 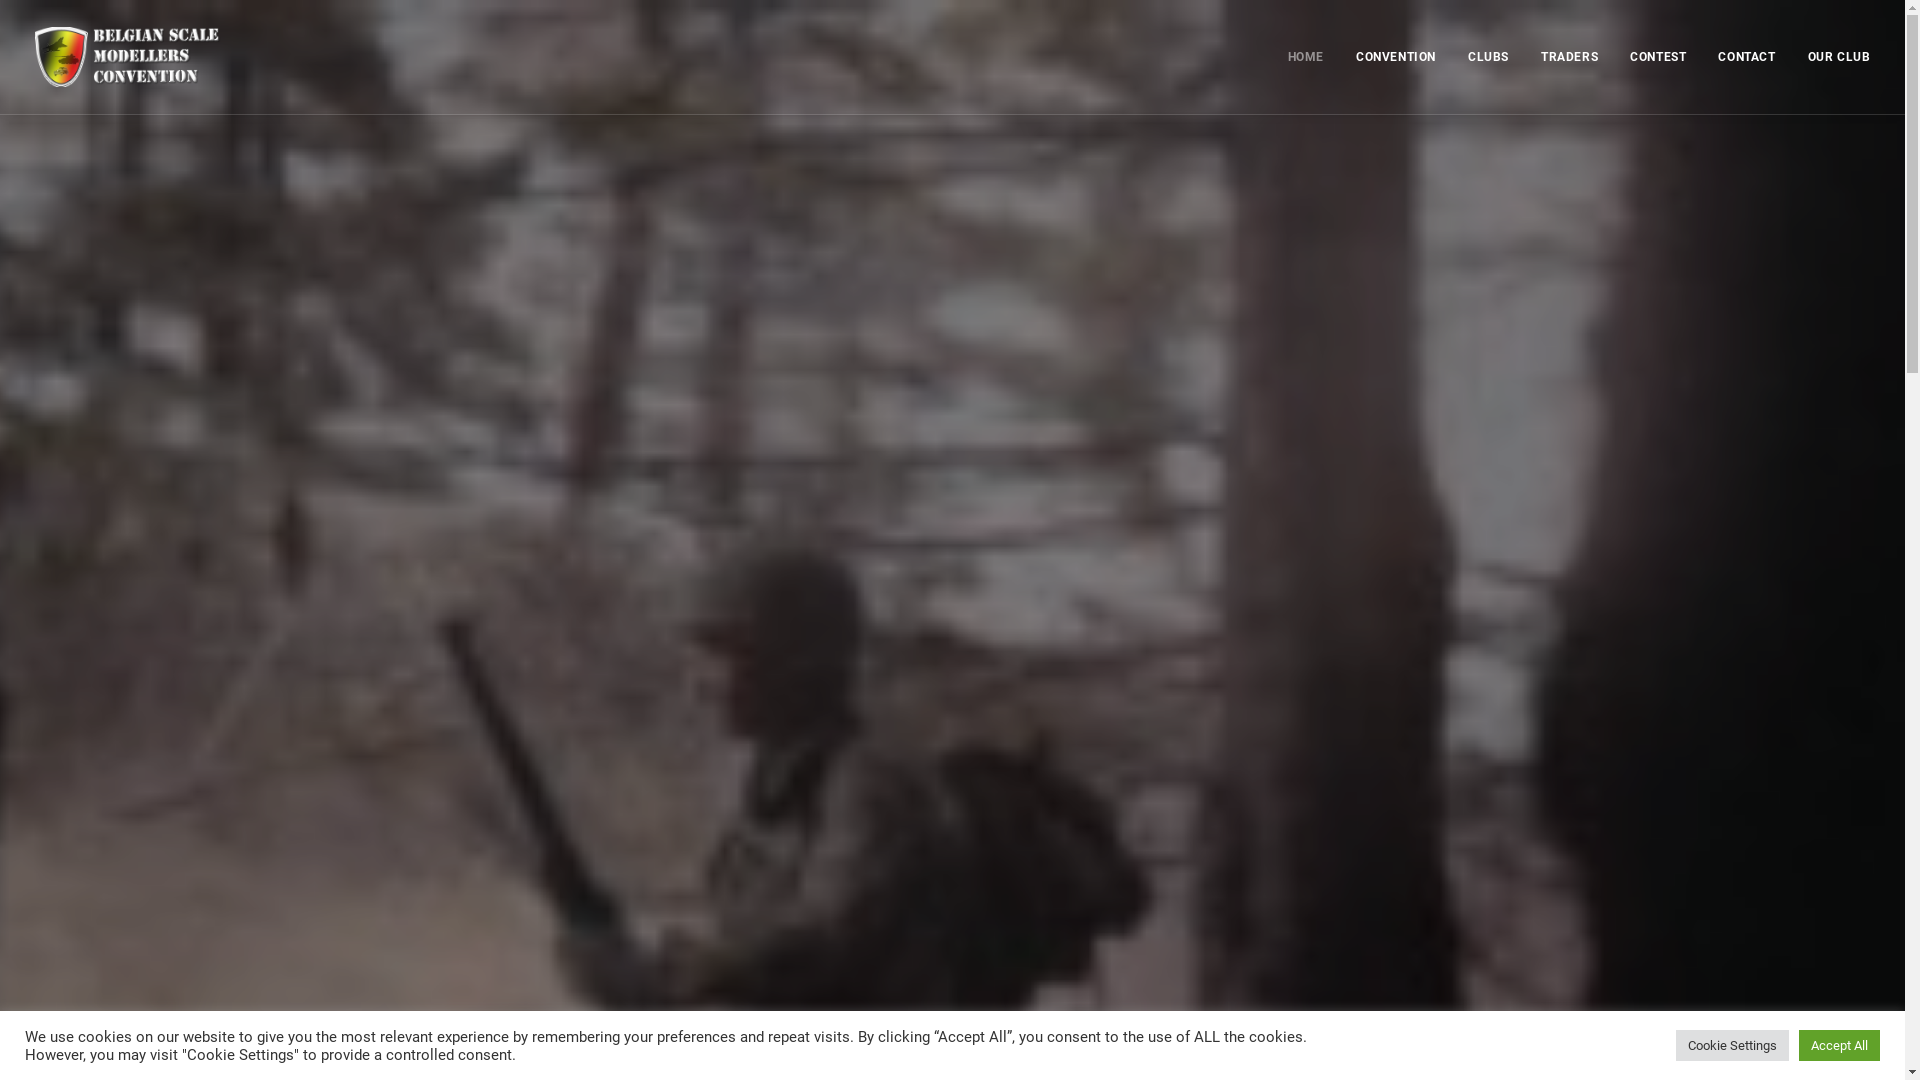 I want to click on 'CLUBS', so click(x=1454, y=56).